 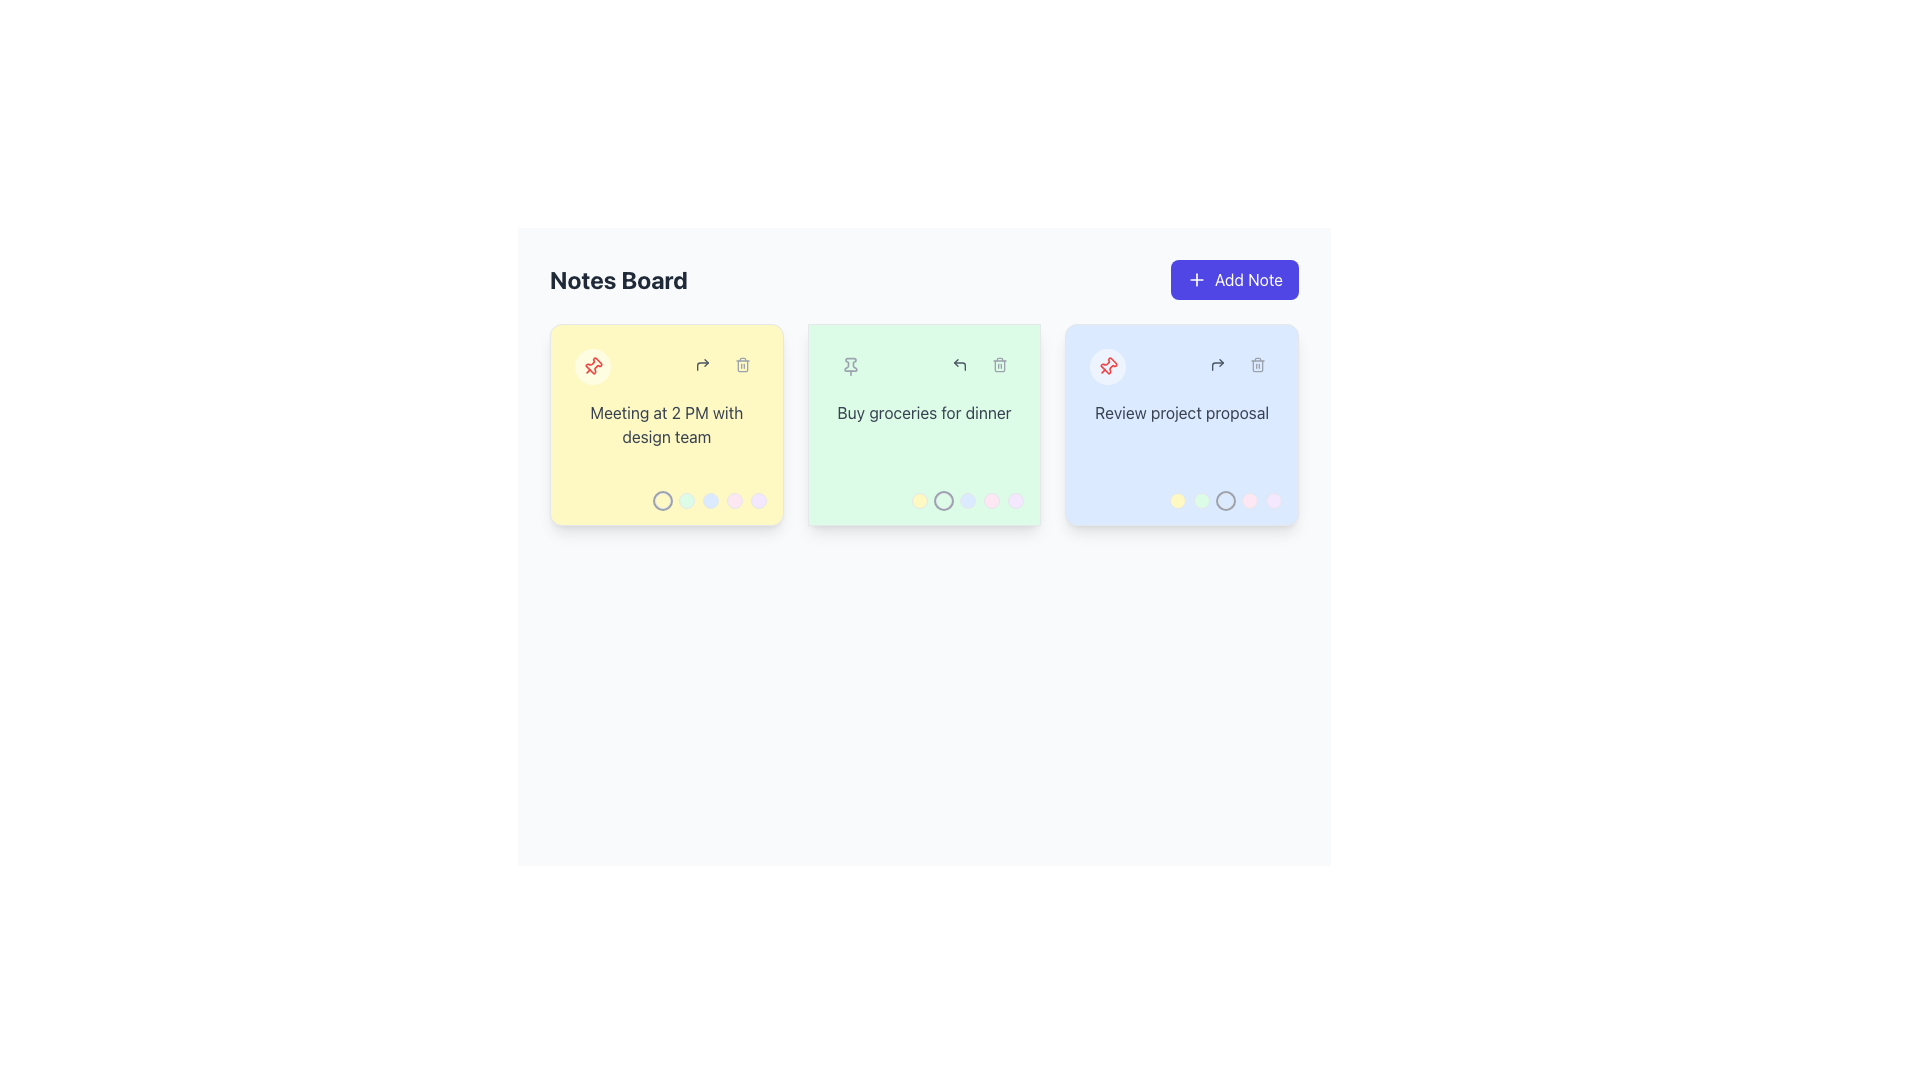 What do you see at coordinates (1107, 366) in the screenshot?
I see `the leftmost pin icon within the circular button at the top-left of the 'Review project proposal' note card to mark the note` at bounding box center [1107, 366].